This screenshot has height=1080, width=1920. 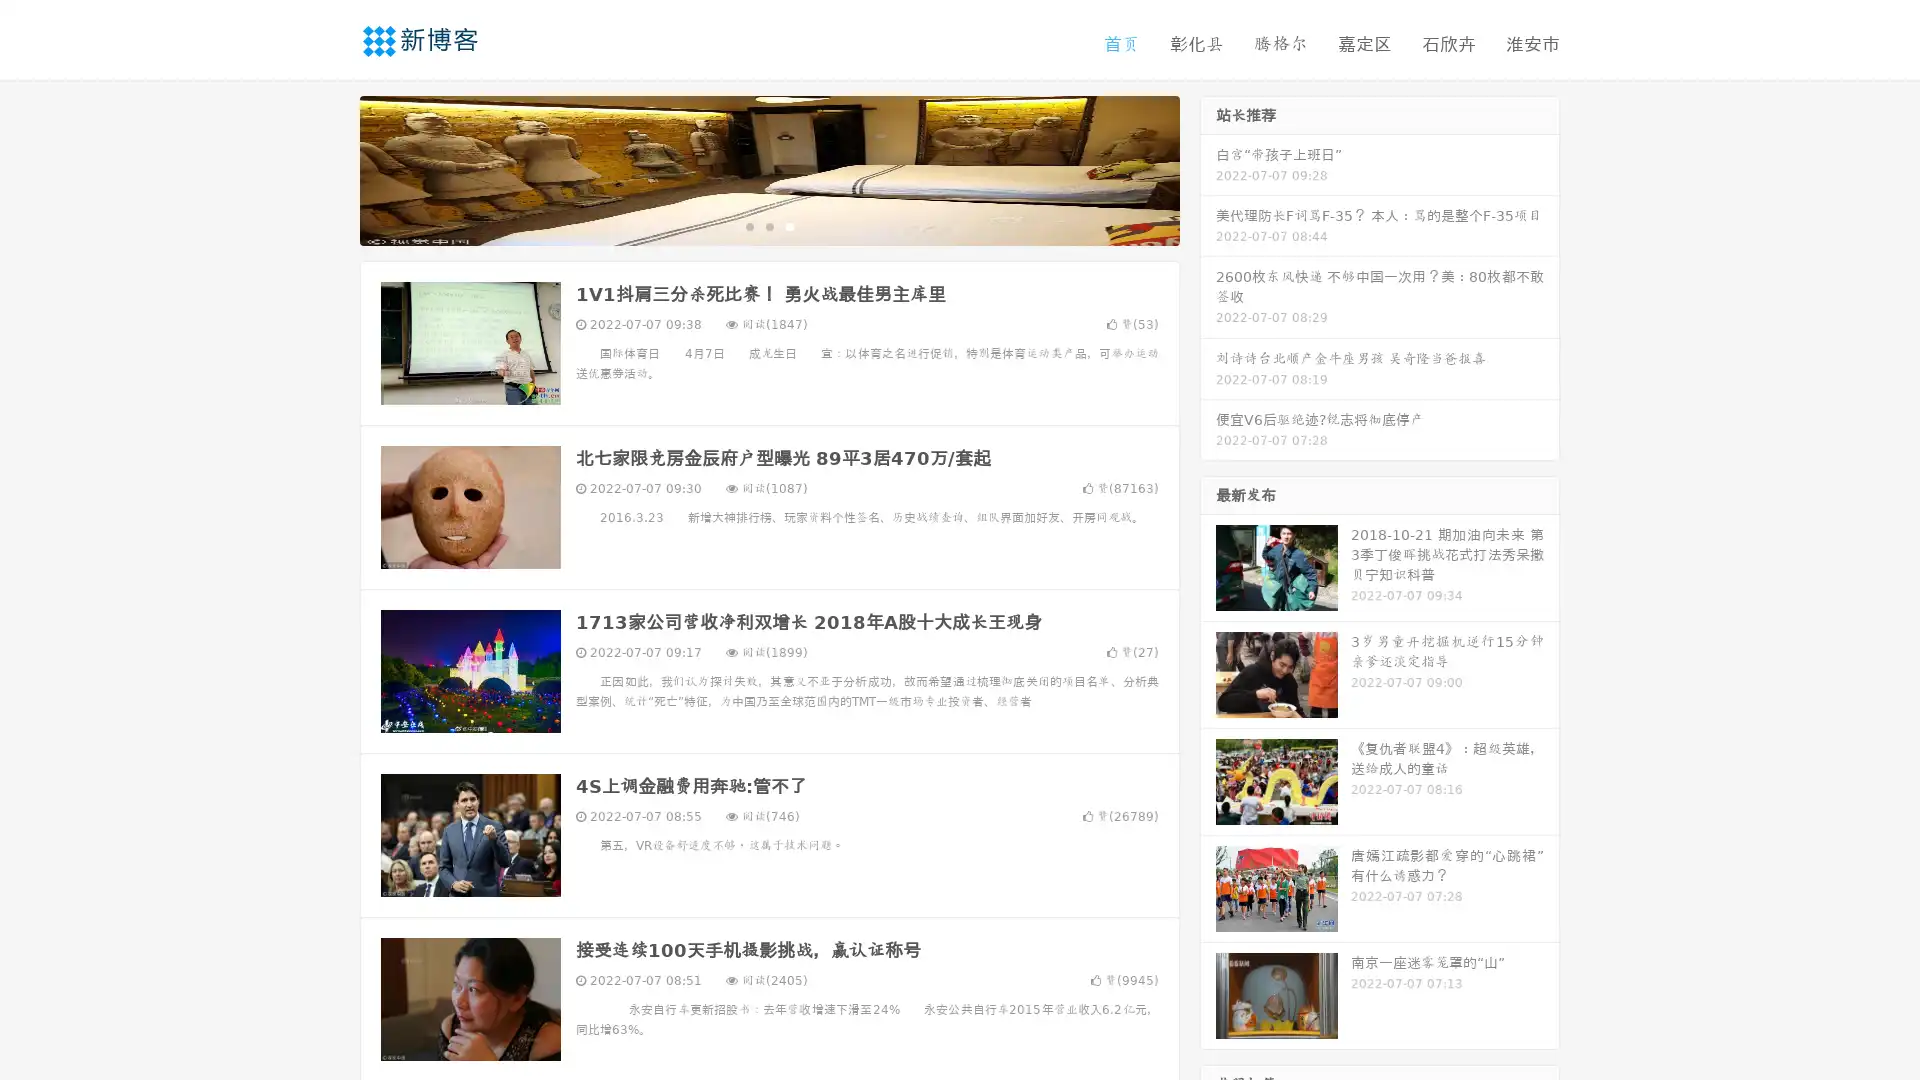 What do you see at coordinates (748, 225) in the screenshot?
I see `Go to slide 1` at bounding box center [748, 225].